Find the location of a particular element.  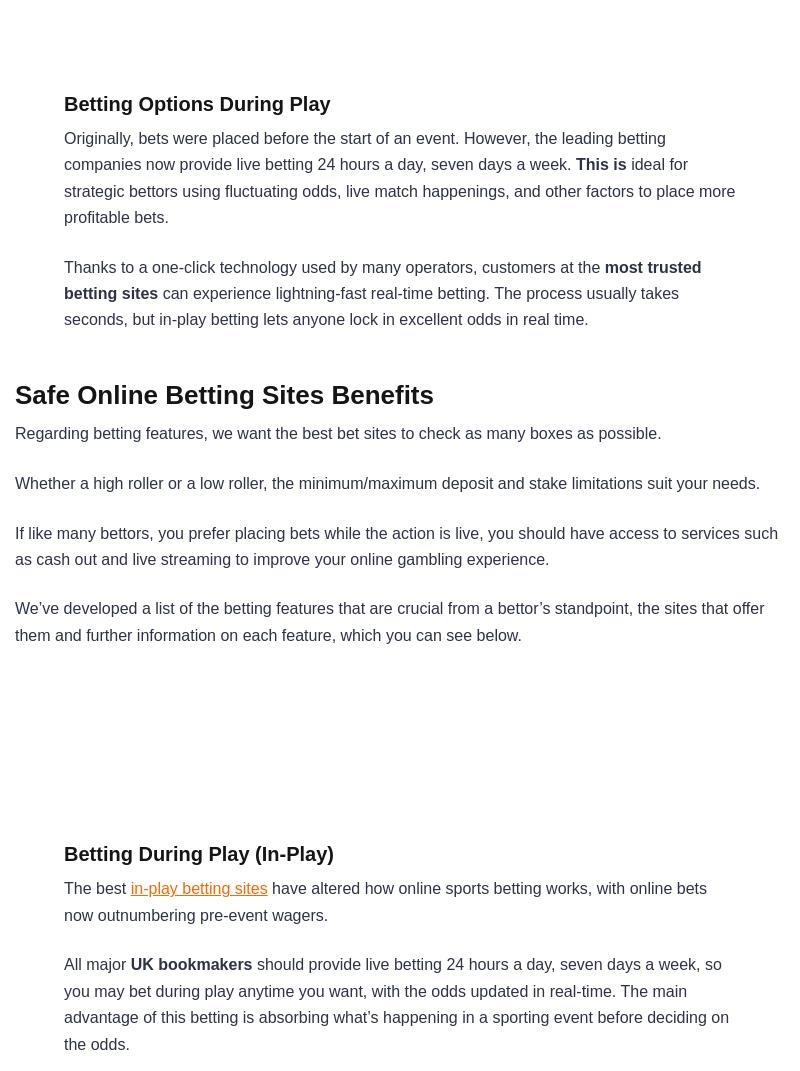

'All major' is located at coordinates (96, 963).